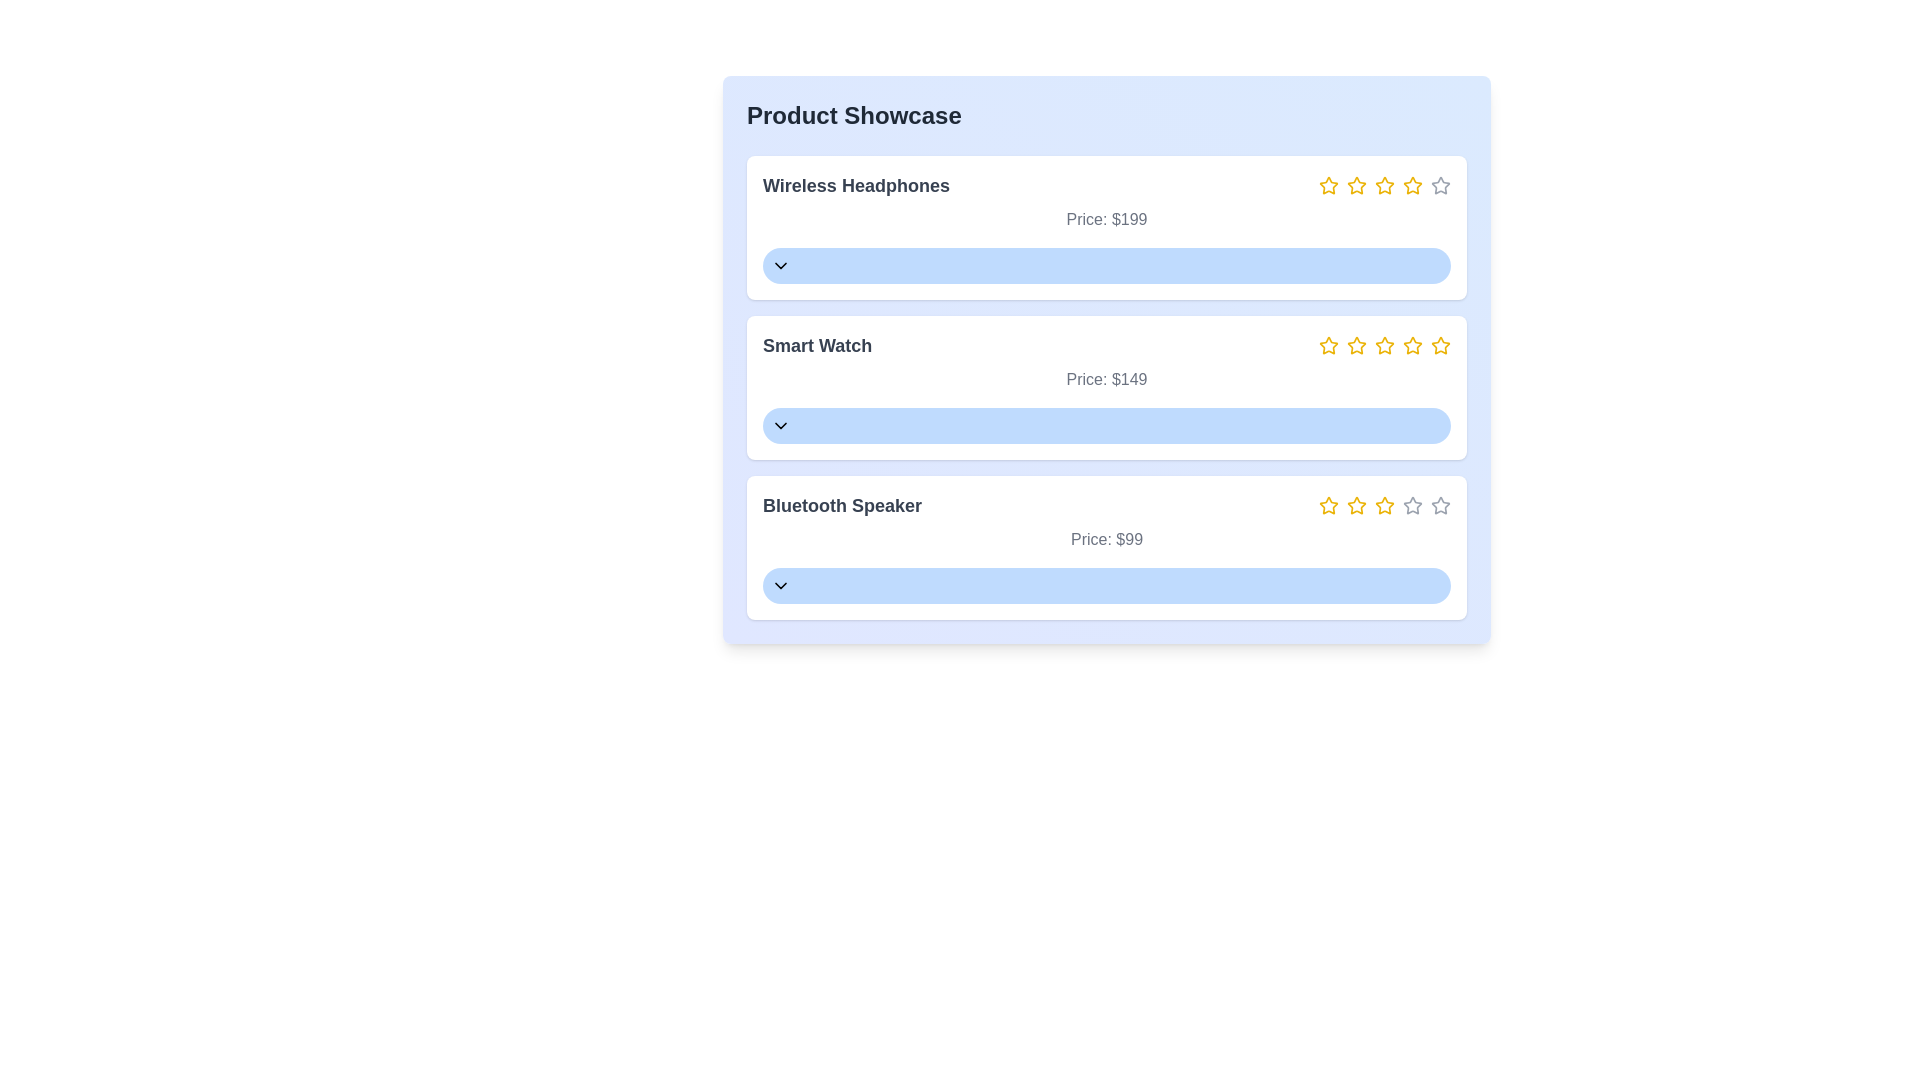  Describe the element at coordinates (1328, 185) in the screenshot. I see `the first star icon` at that location.